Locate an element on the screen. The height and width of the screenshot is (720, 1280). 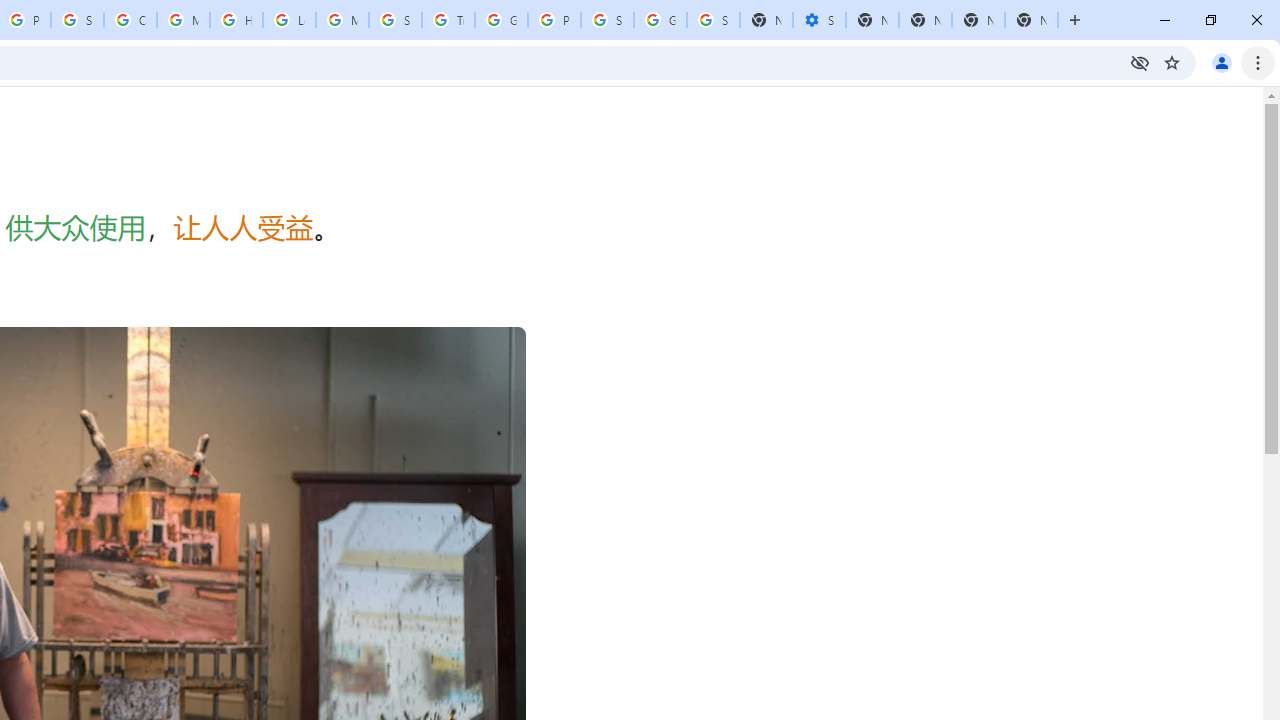
'Third-party cookies blocked' is located at coordinates (1139, 61).